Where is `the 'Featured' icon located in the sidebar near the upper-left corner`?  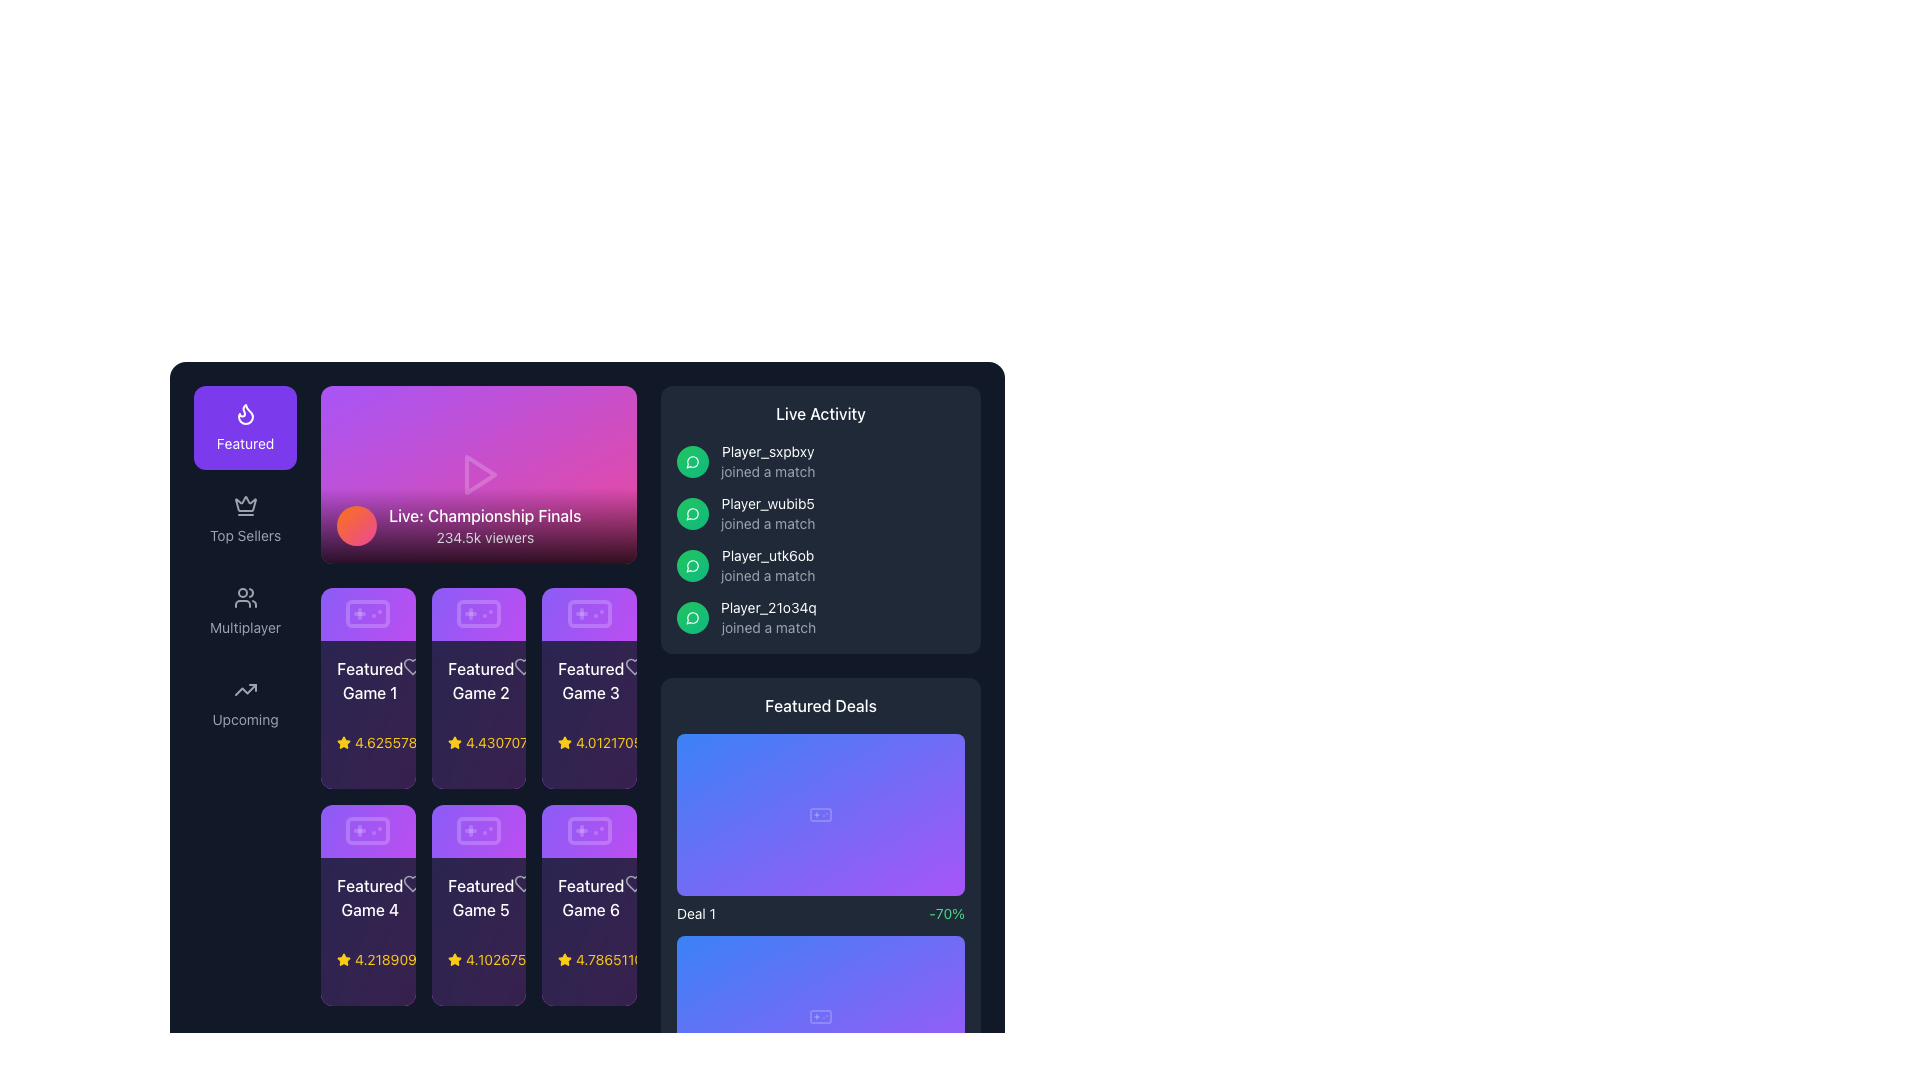 the 'Featured' icon located in the sidebar near the upper-left corner is located at coordinates (244, 413).